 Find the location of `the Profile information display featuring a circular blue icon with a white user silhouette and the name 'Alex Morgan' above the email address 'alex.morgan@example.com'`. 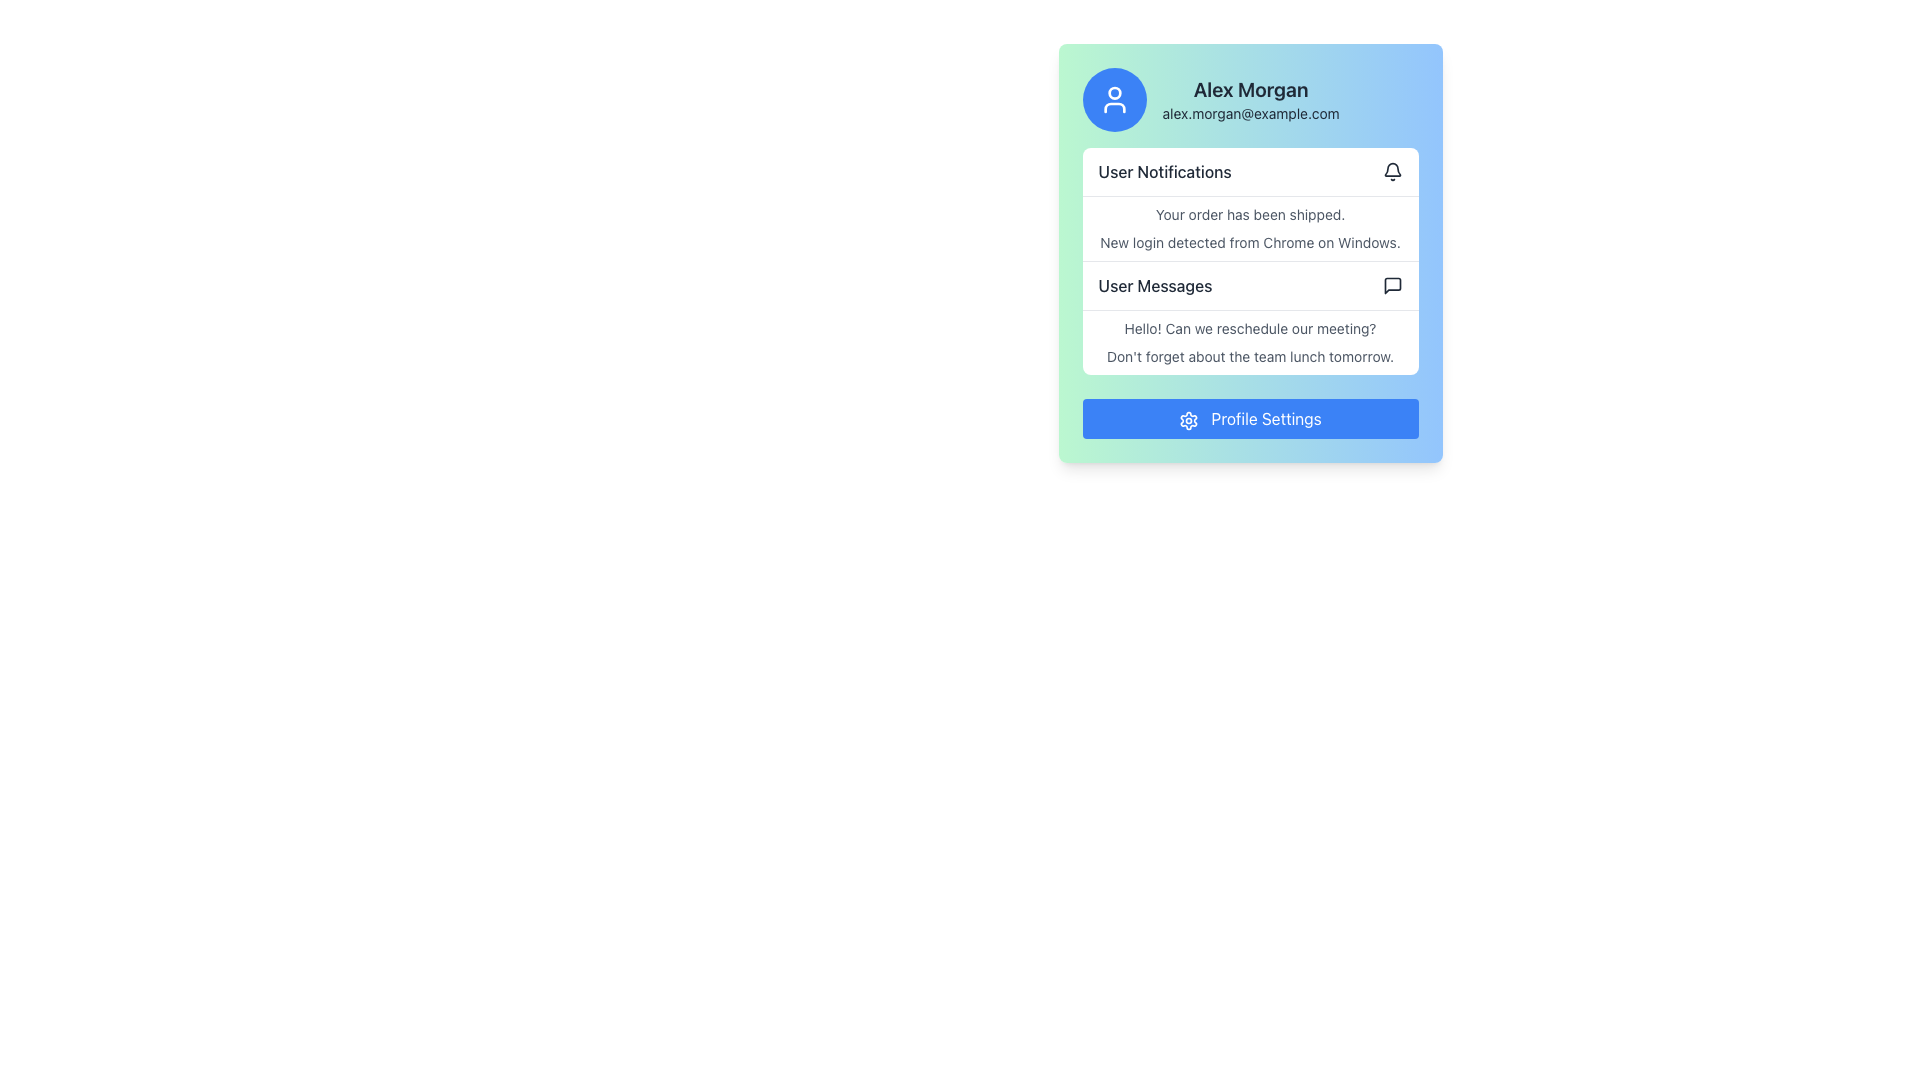

the Profile information display featuring a circular blue icon with a white user silhouette and the name 'Alex Morgan' above the email address 'alex.morgan@example.com' is located at coordinates (1249, 100).